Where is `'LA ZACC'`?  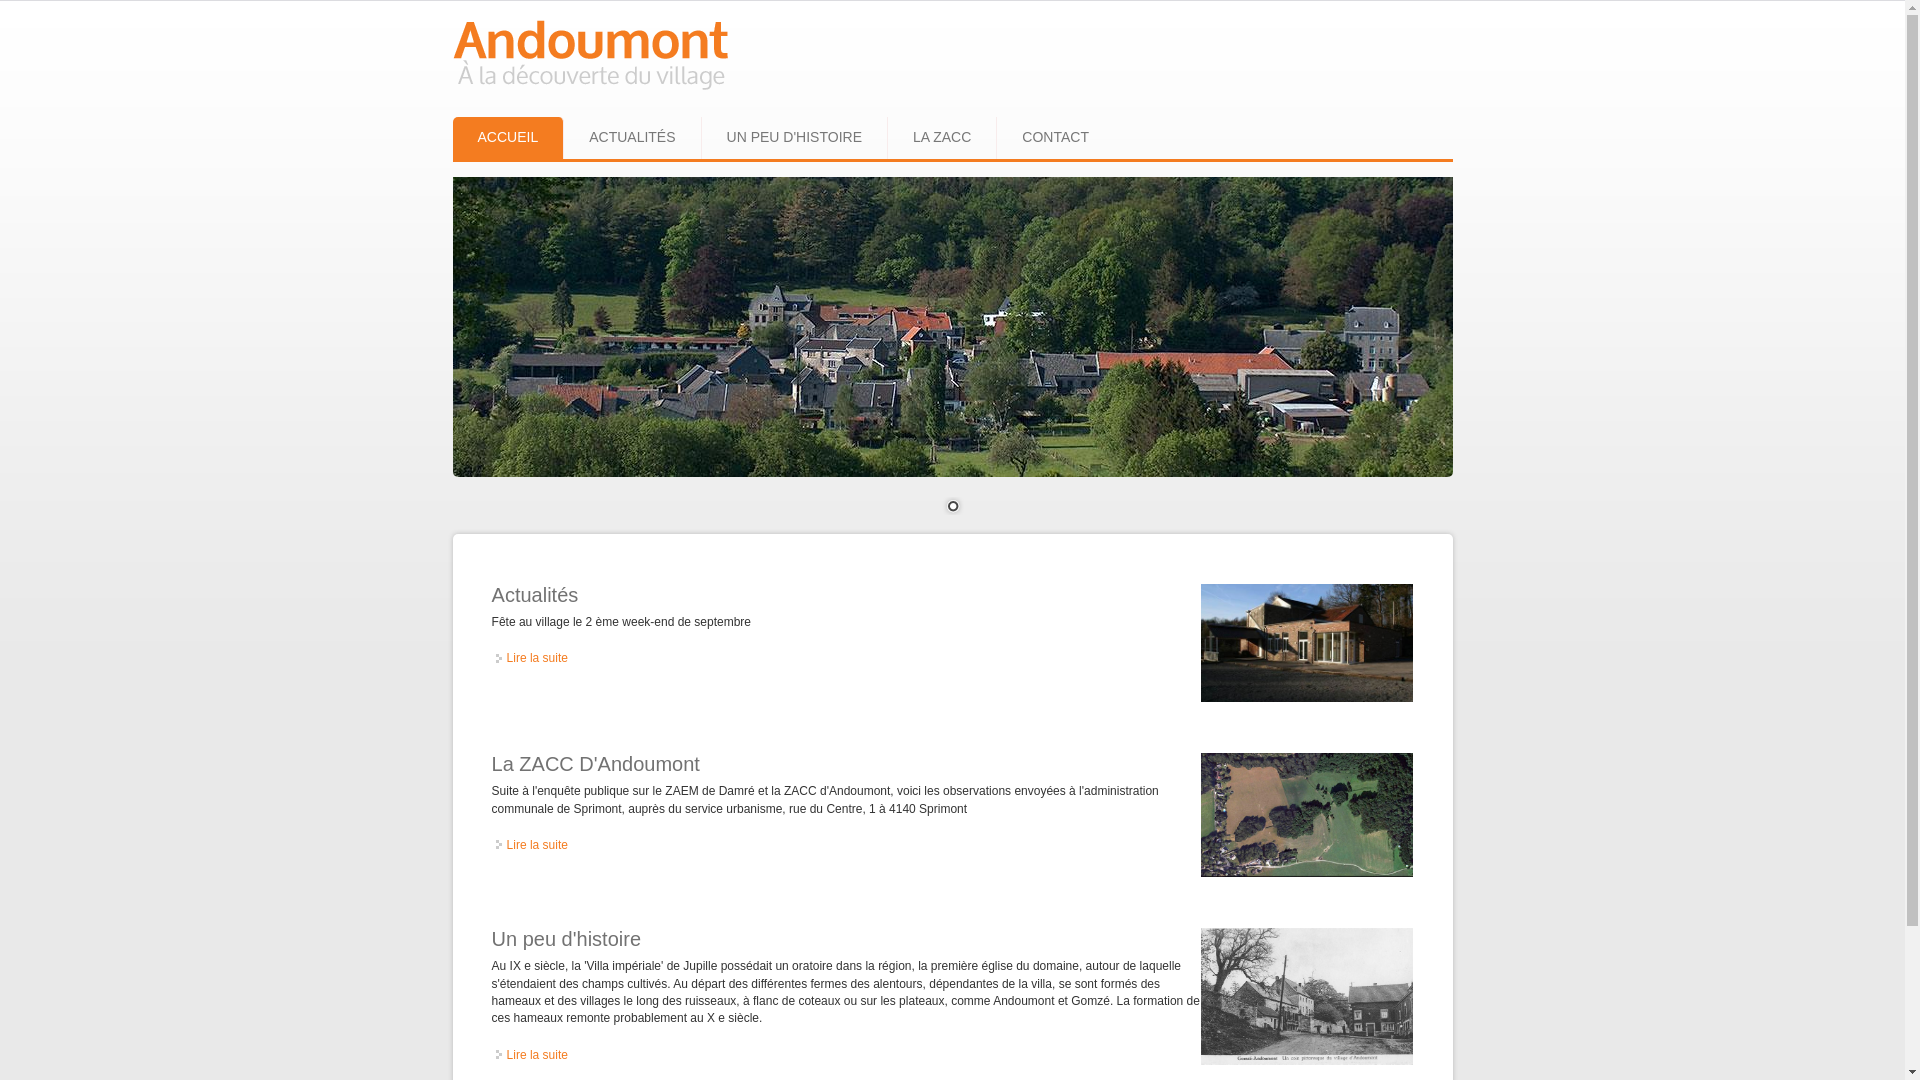
'LA ZACC' is located at coordinates (887, 136).